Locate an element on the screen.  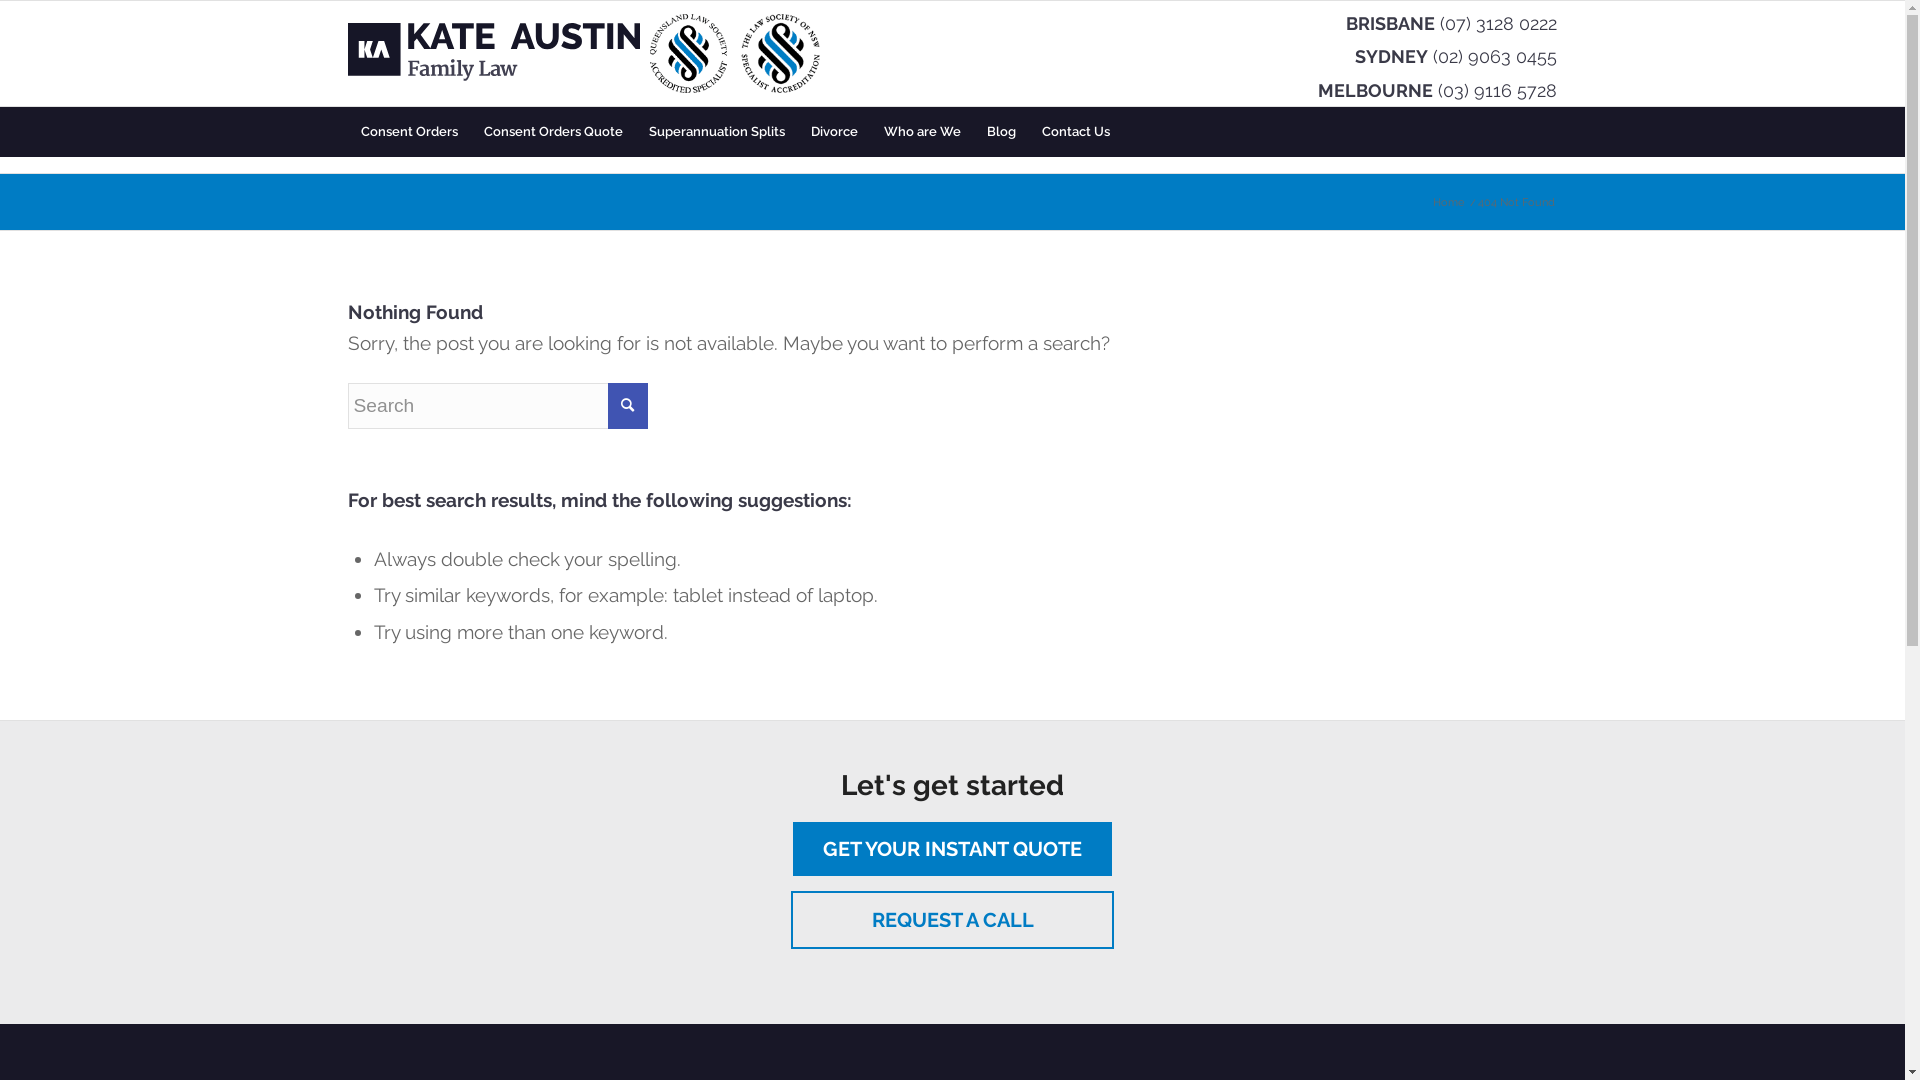
'Contact Us' is located at coordinates (1027, 131).